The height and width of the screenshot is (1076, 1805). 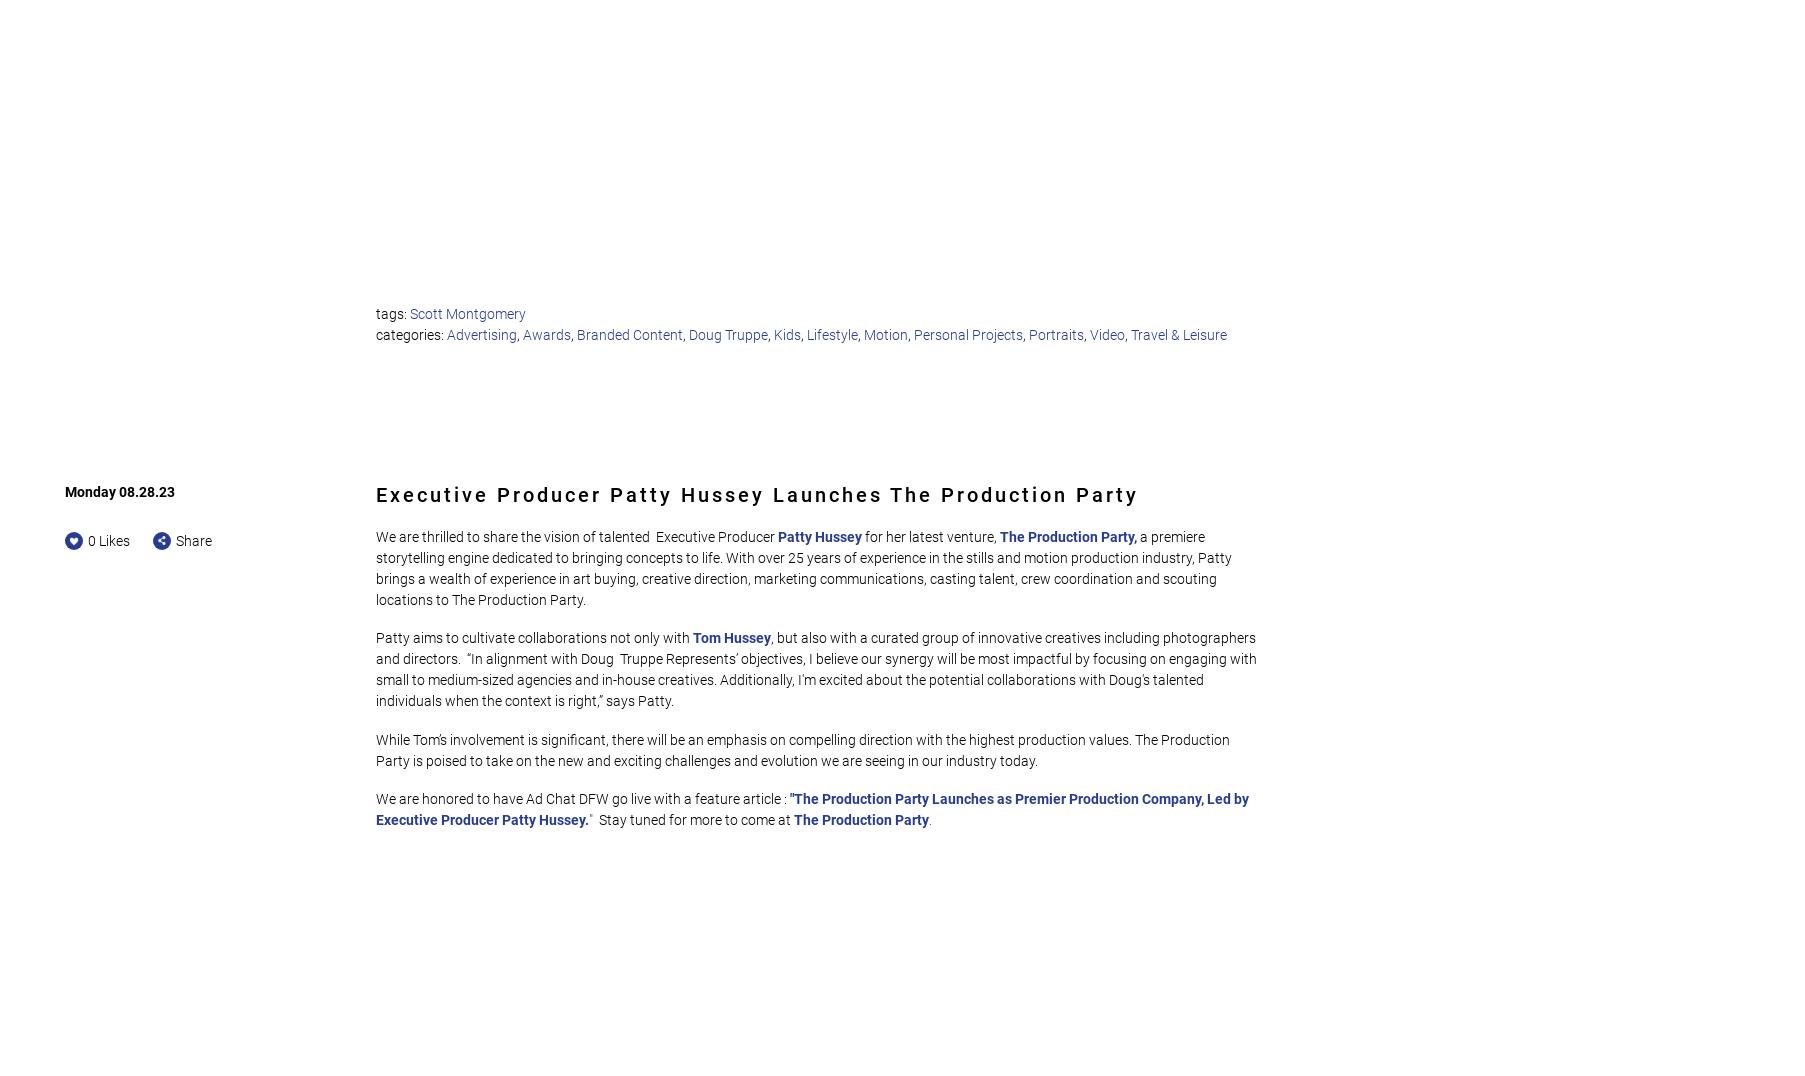 What do you see at coordinates (589, 819) in the screenshot?
I see `'"'` at bounding box center [589, 819].